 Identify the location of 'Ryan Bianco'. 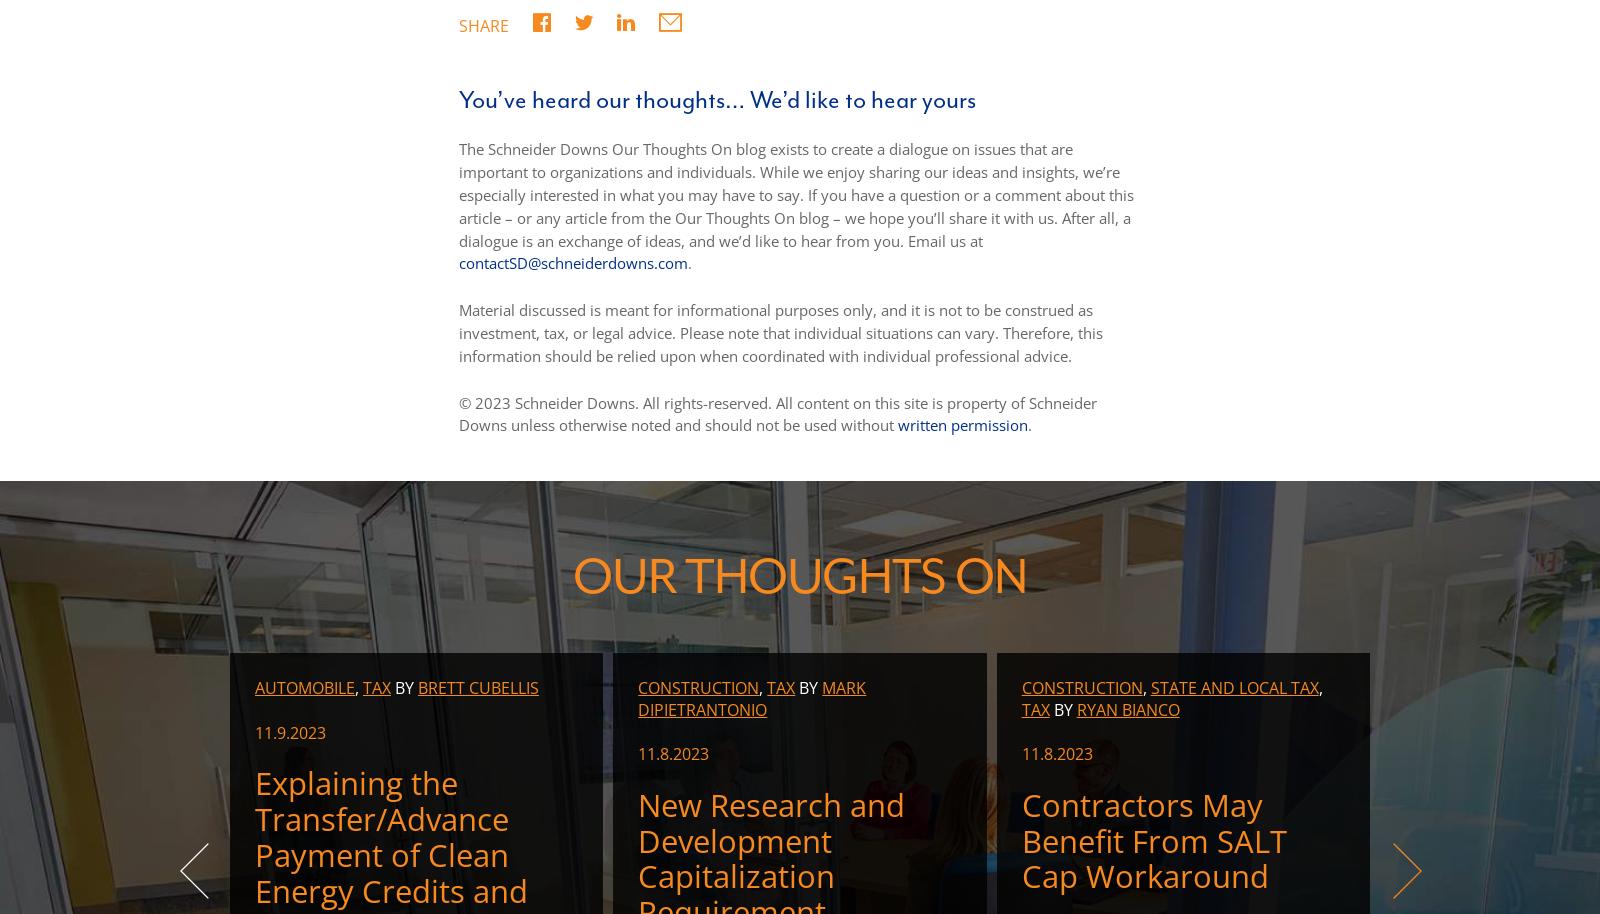
(1127, 707).